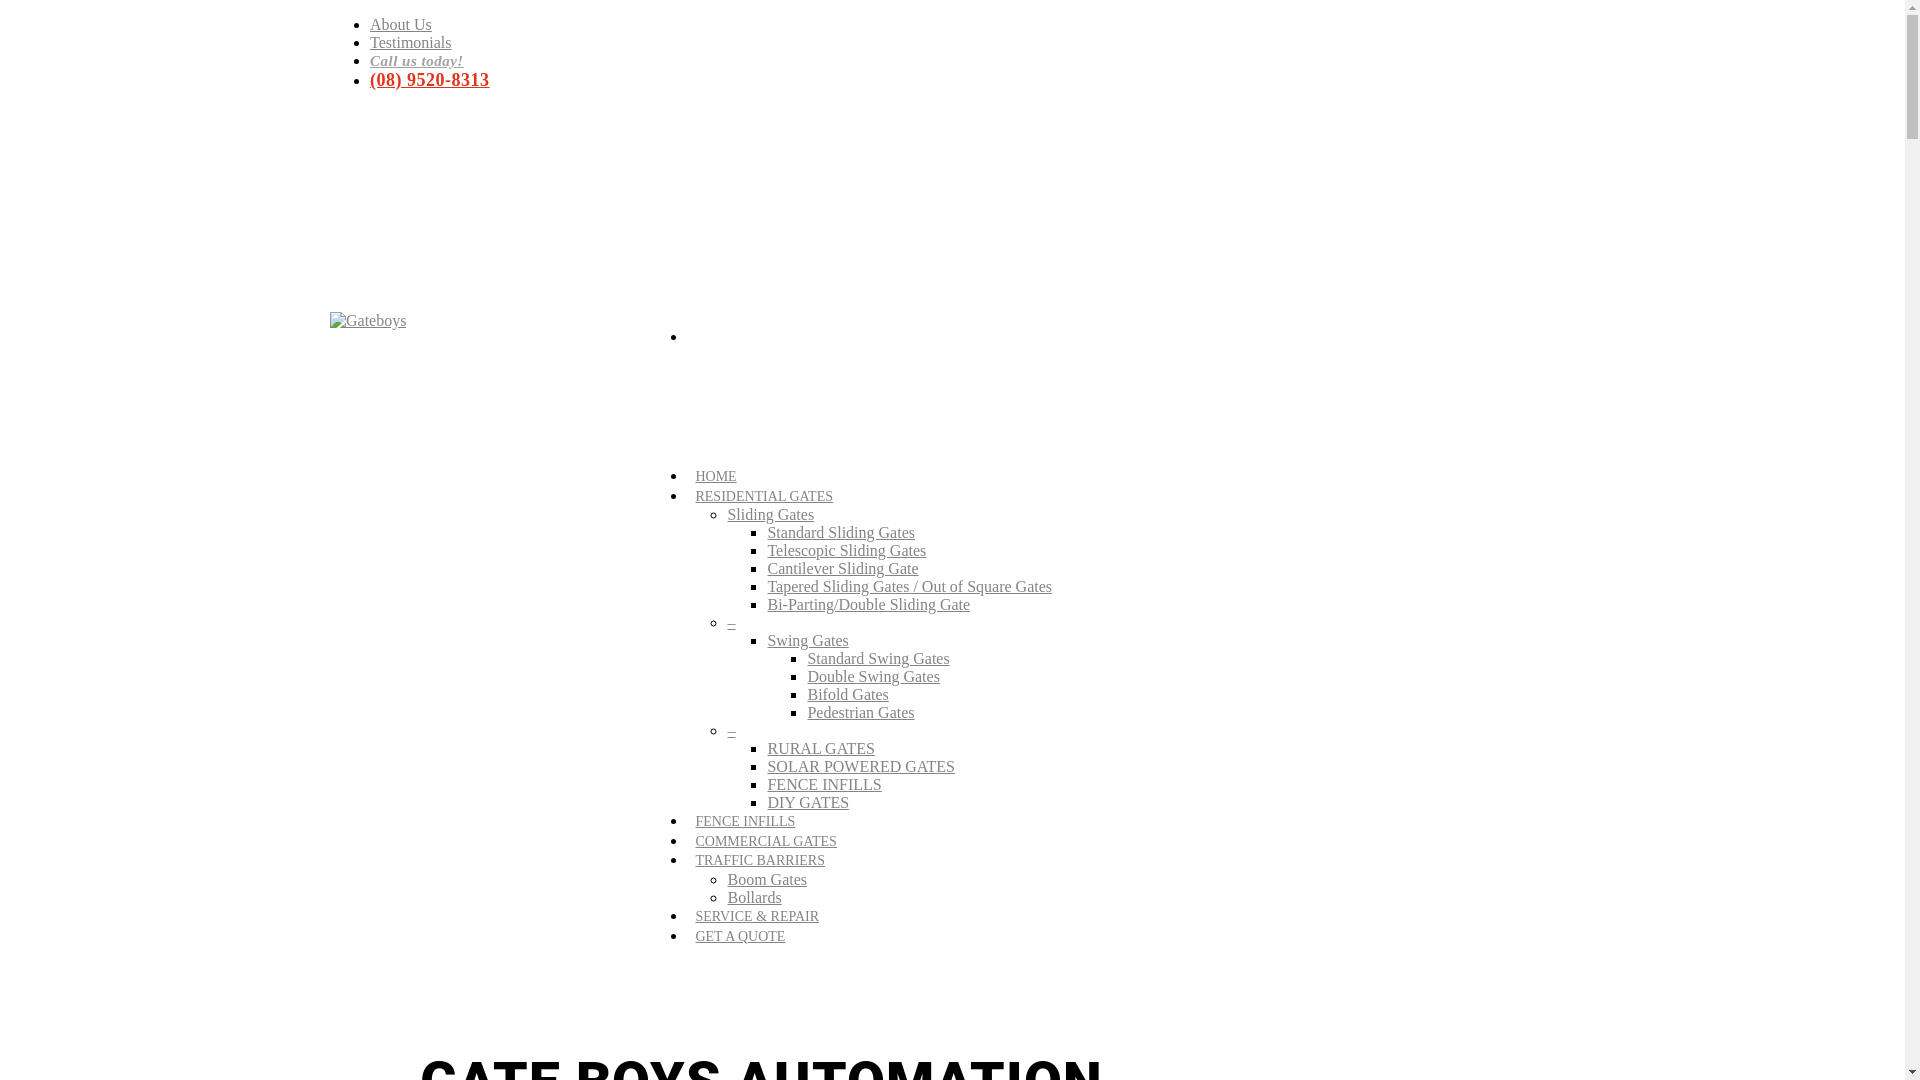 The height and width of the screenshot is (1080, 1920). I want to click on 'HOME', so click(715, 481).